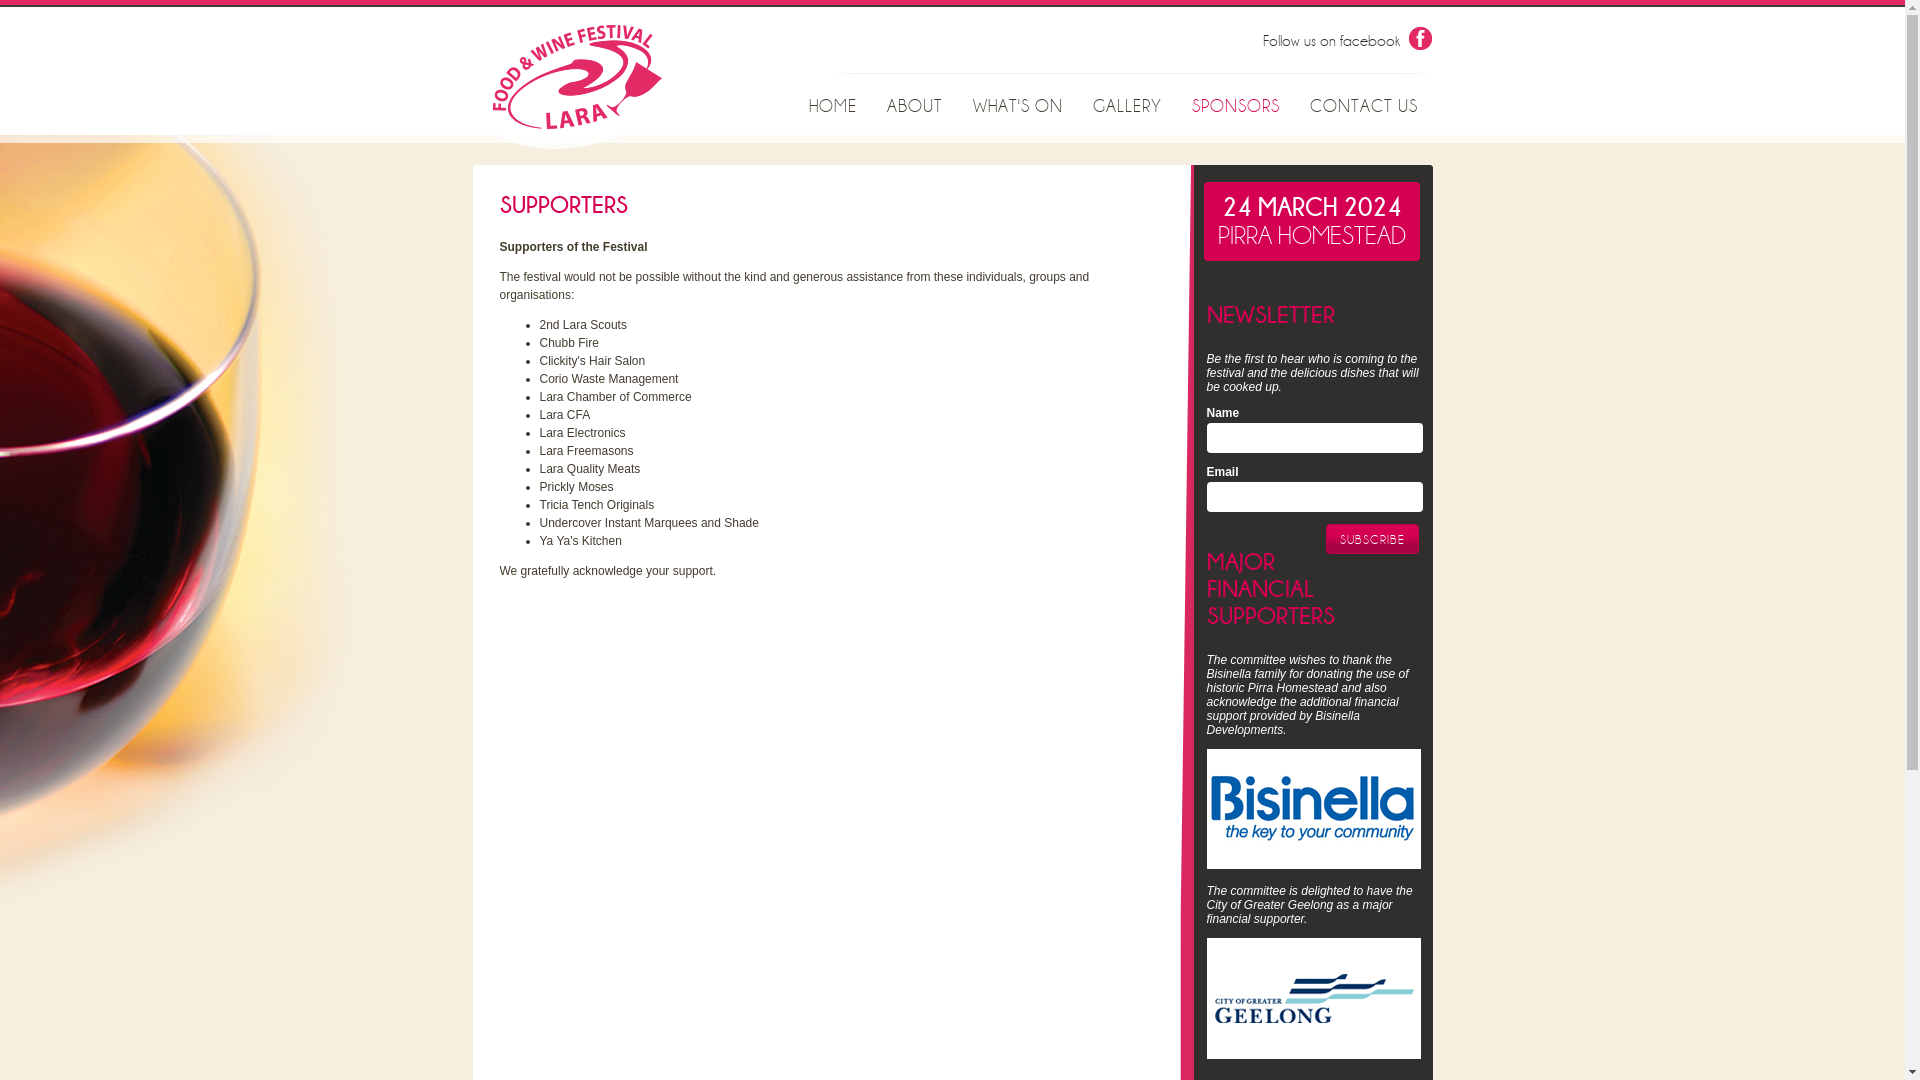 This screenshot has width=1920, height=1080. Describe the element at coordinates (957, 107) in the screenshot. I see `'WHAT'S ON'` at that location.